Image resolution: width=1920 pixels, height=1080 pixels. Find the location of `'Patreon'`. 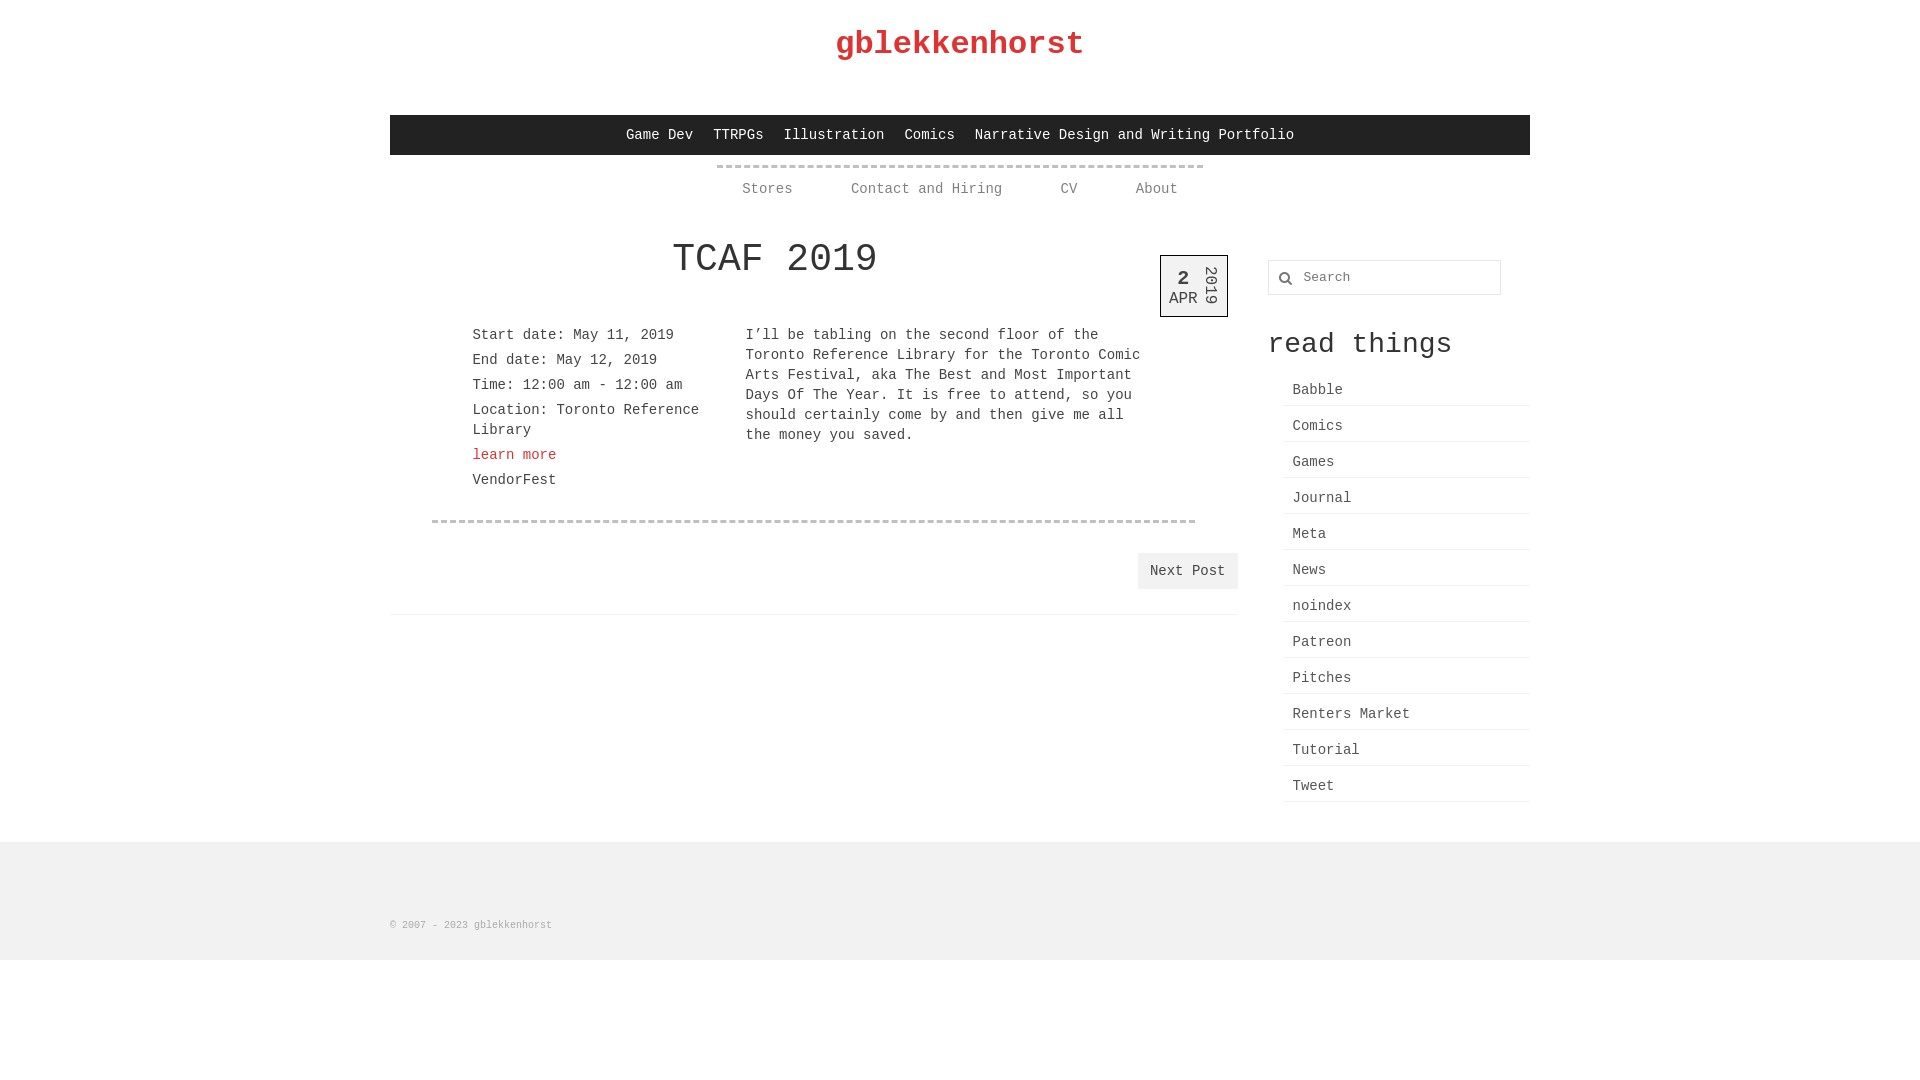

'Patreon' is located at coordinates (1405, 642).